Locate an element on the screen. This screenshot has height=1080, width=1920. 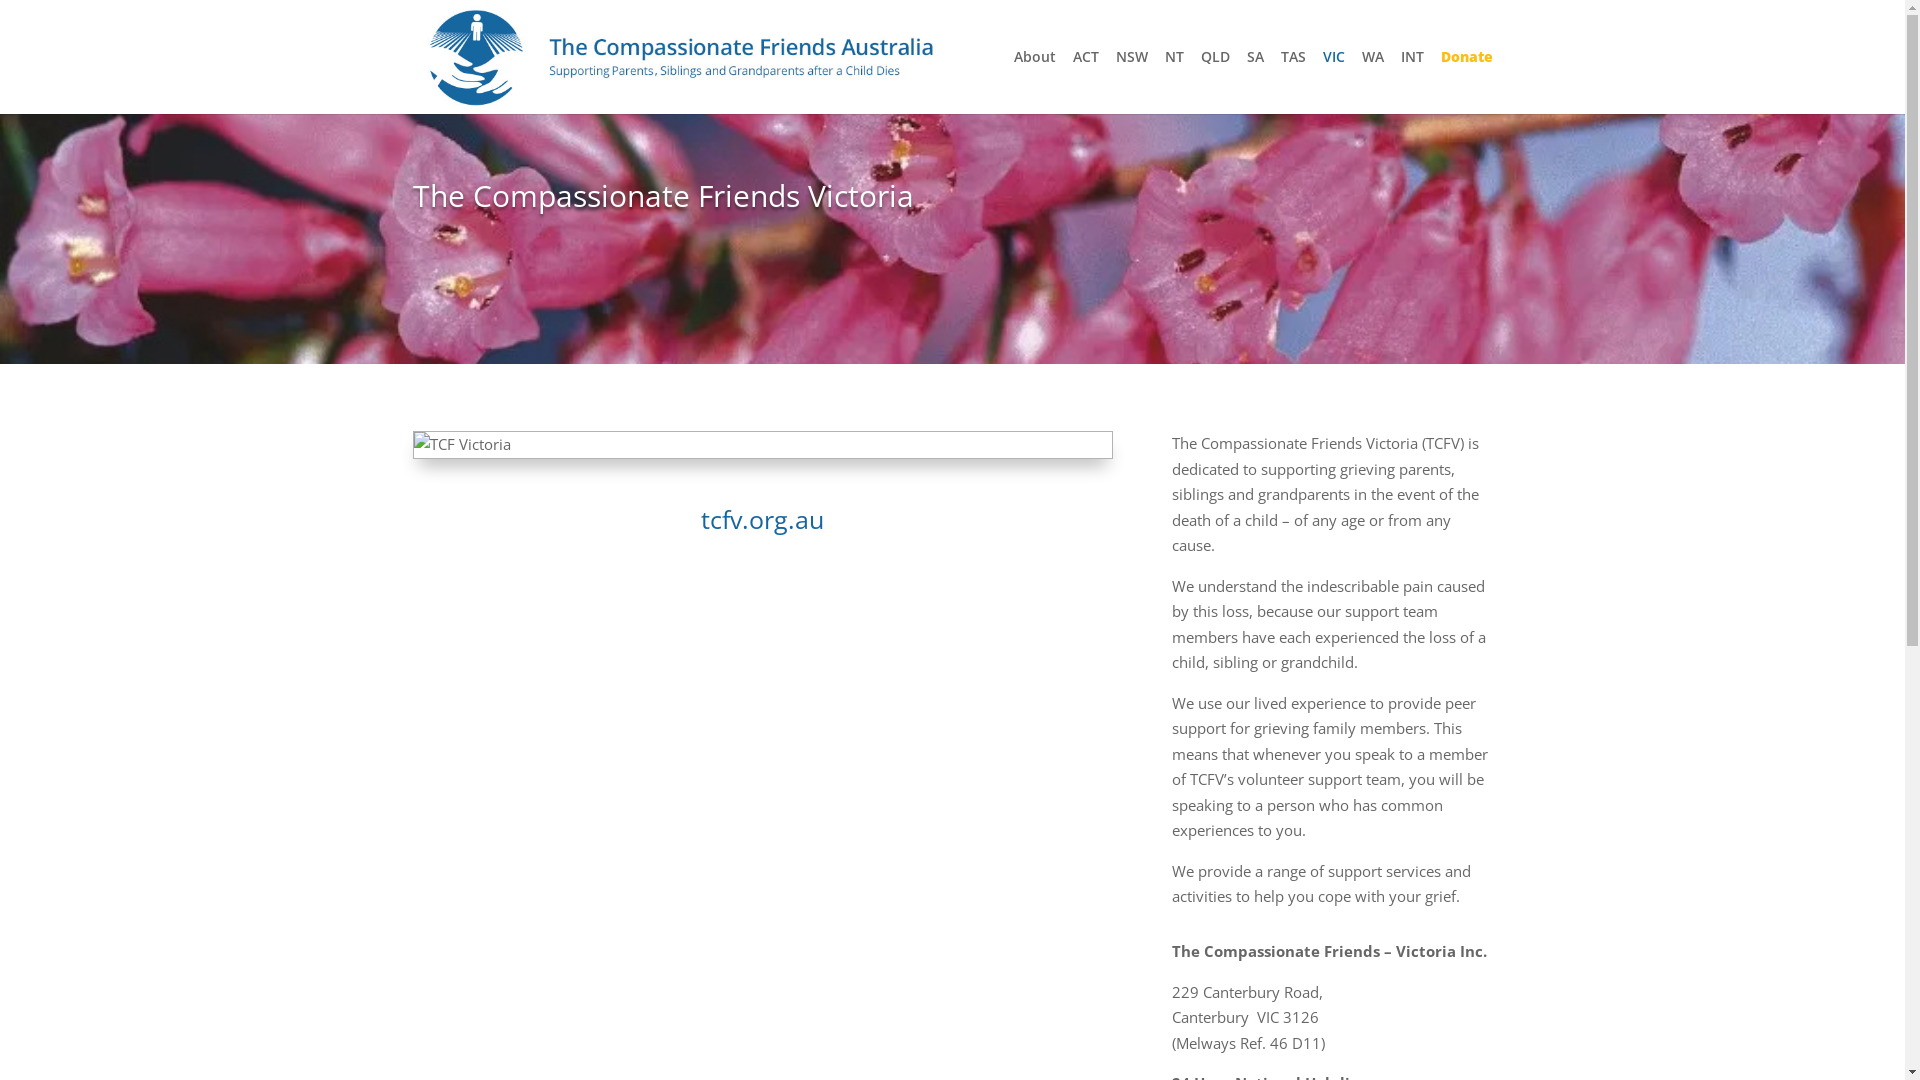
'tcfv.org.au' is located at coordinates (761, 518).